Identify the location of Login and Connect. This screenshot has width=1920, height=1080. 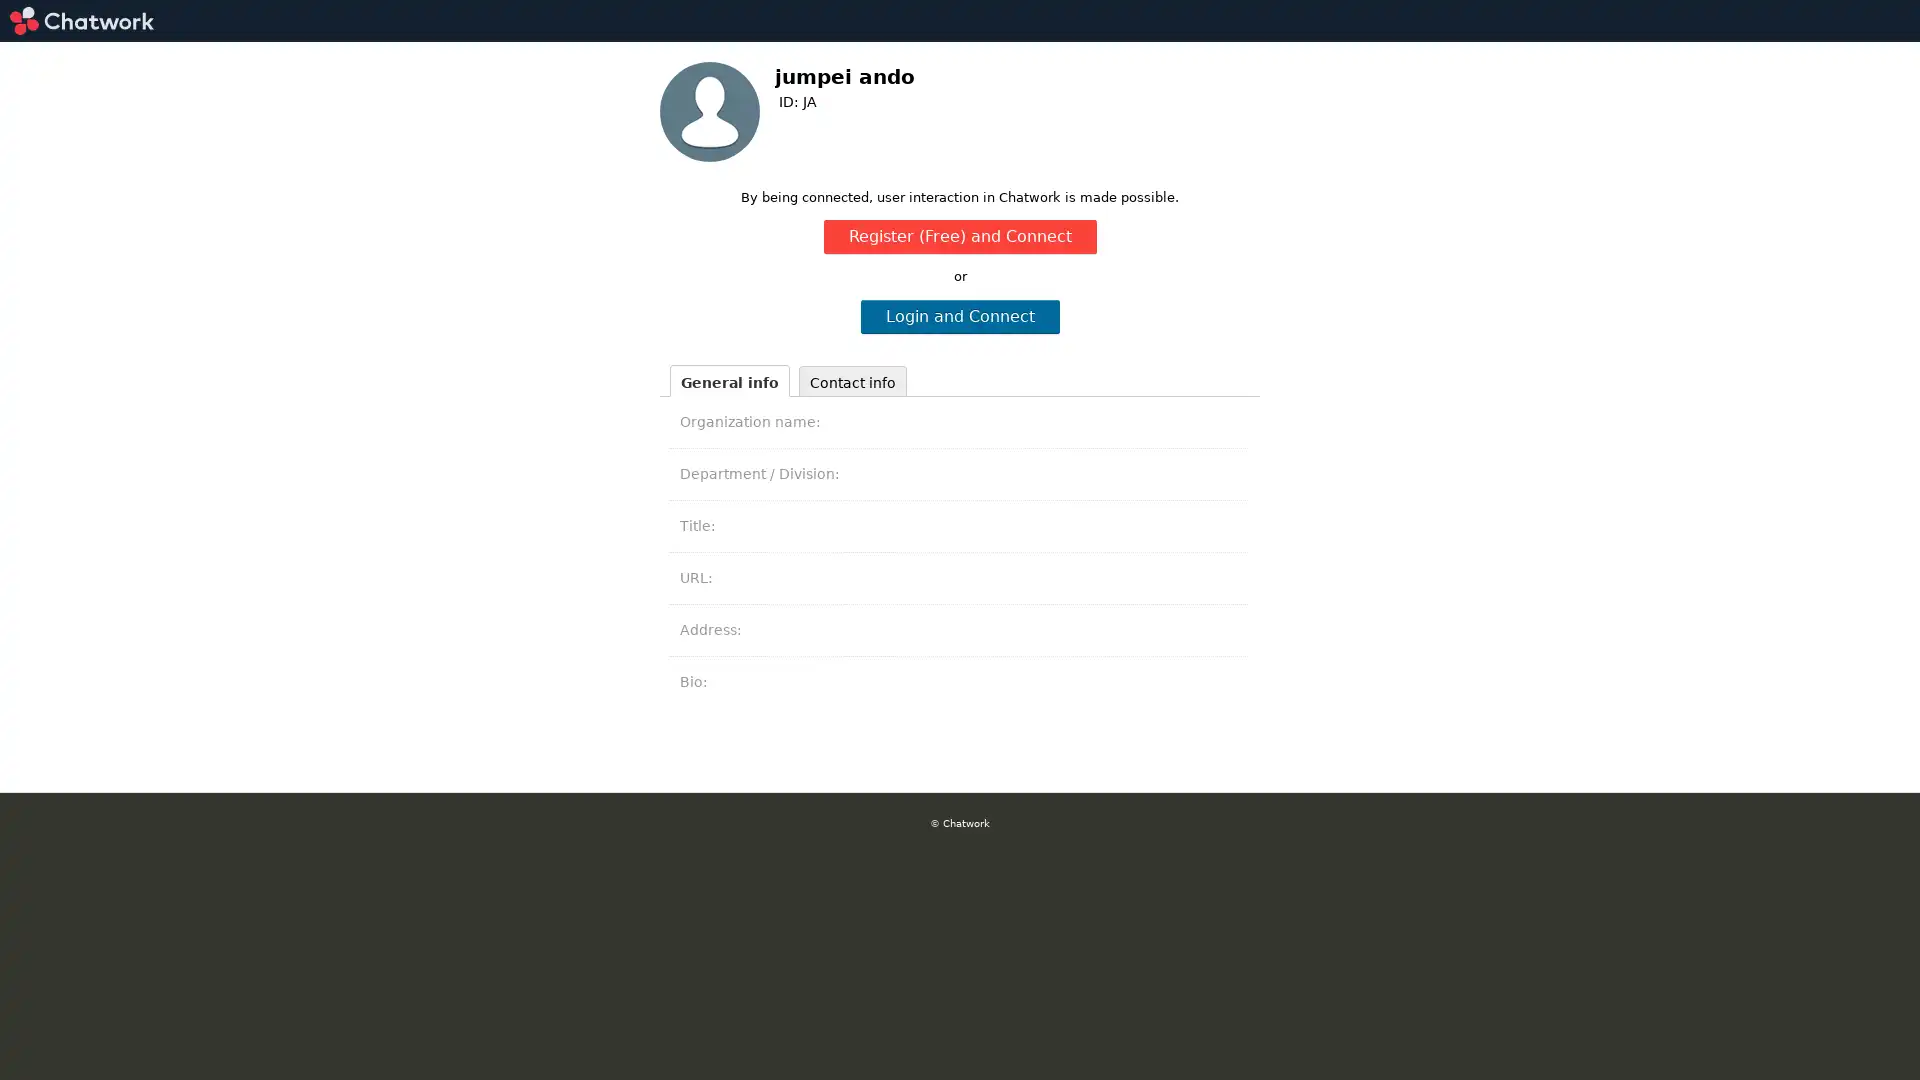
(958, 315).